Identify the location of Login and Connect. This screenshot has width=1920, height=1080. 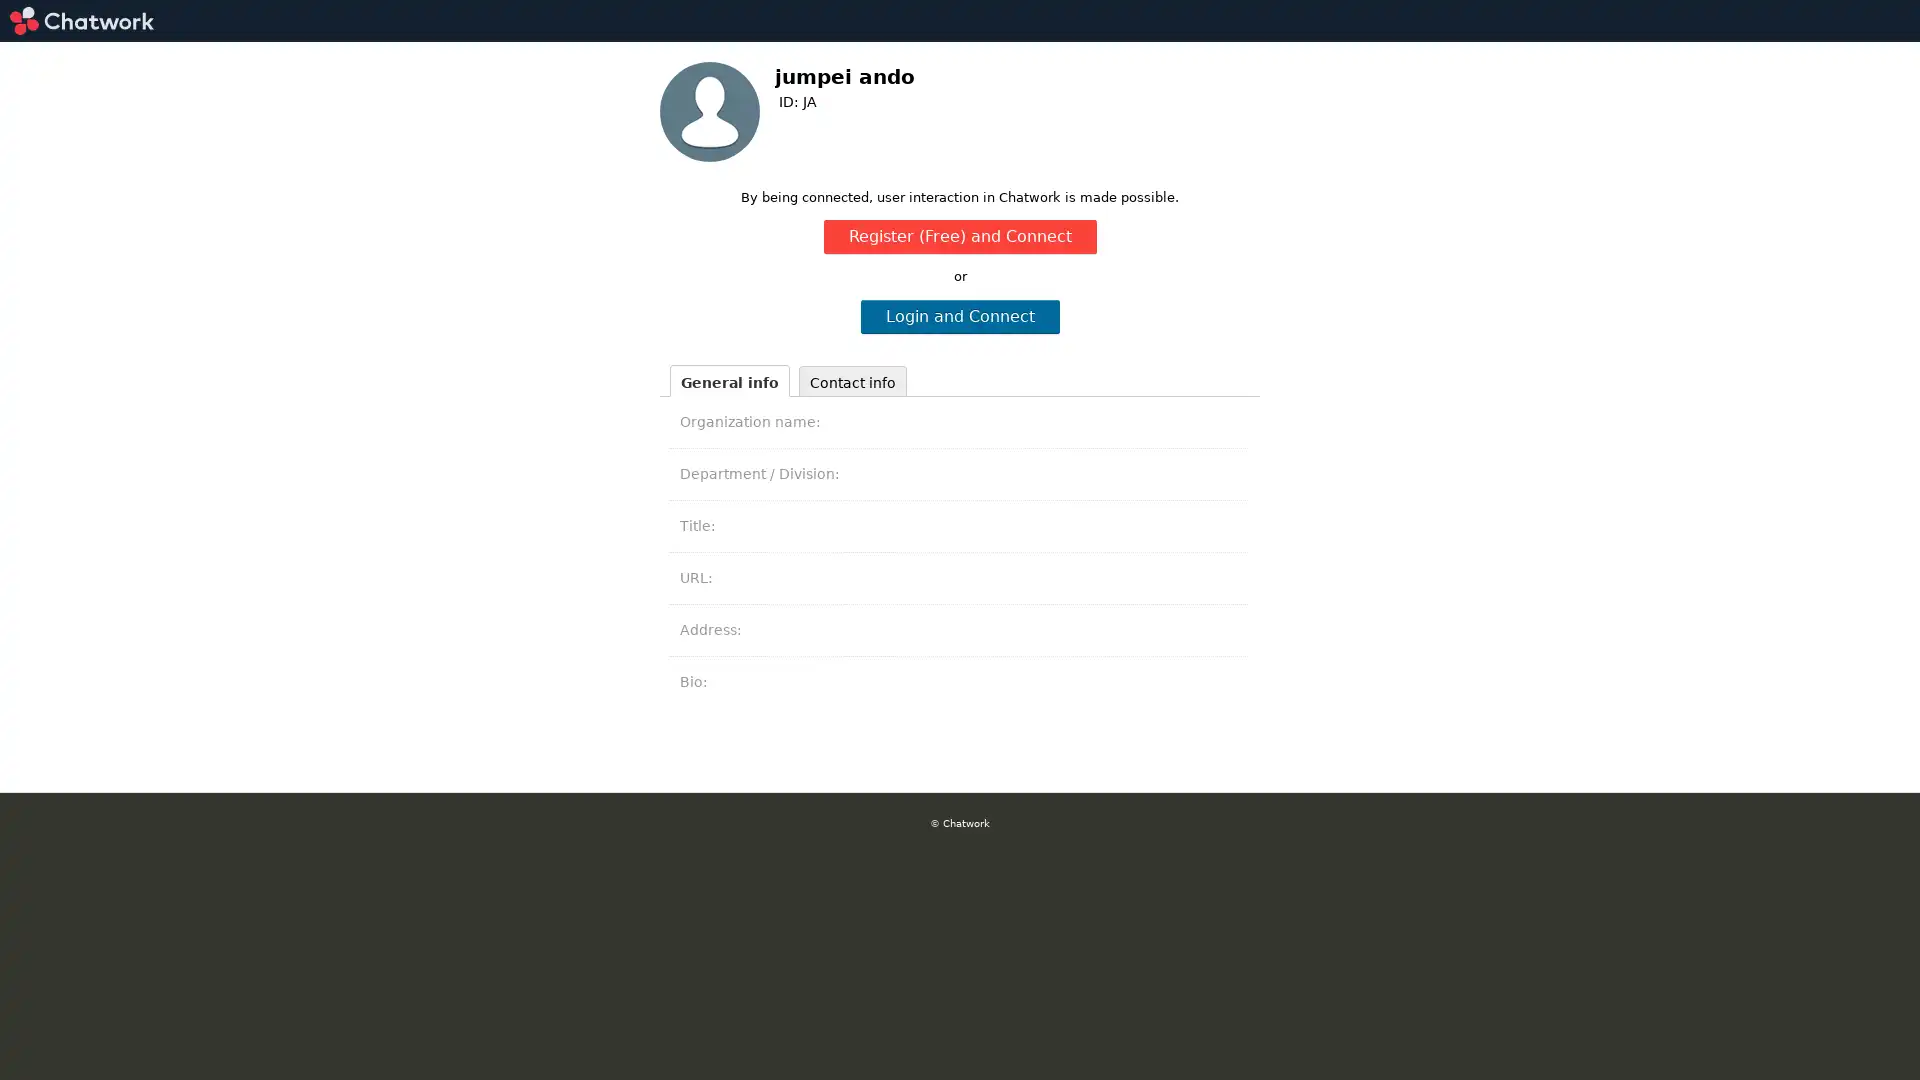
(958, 315).